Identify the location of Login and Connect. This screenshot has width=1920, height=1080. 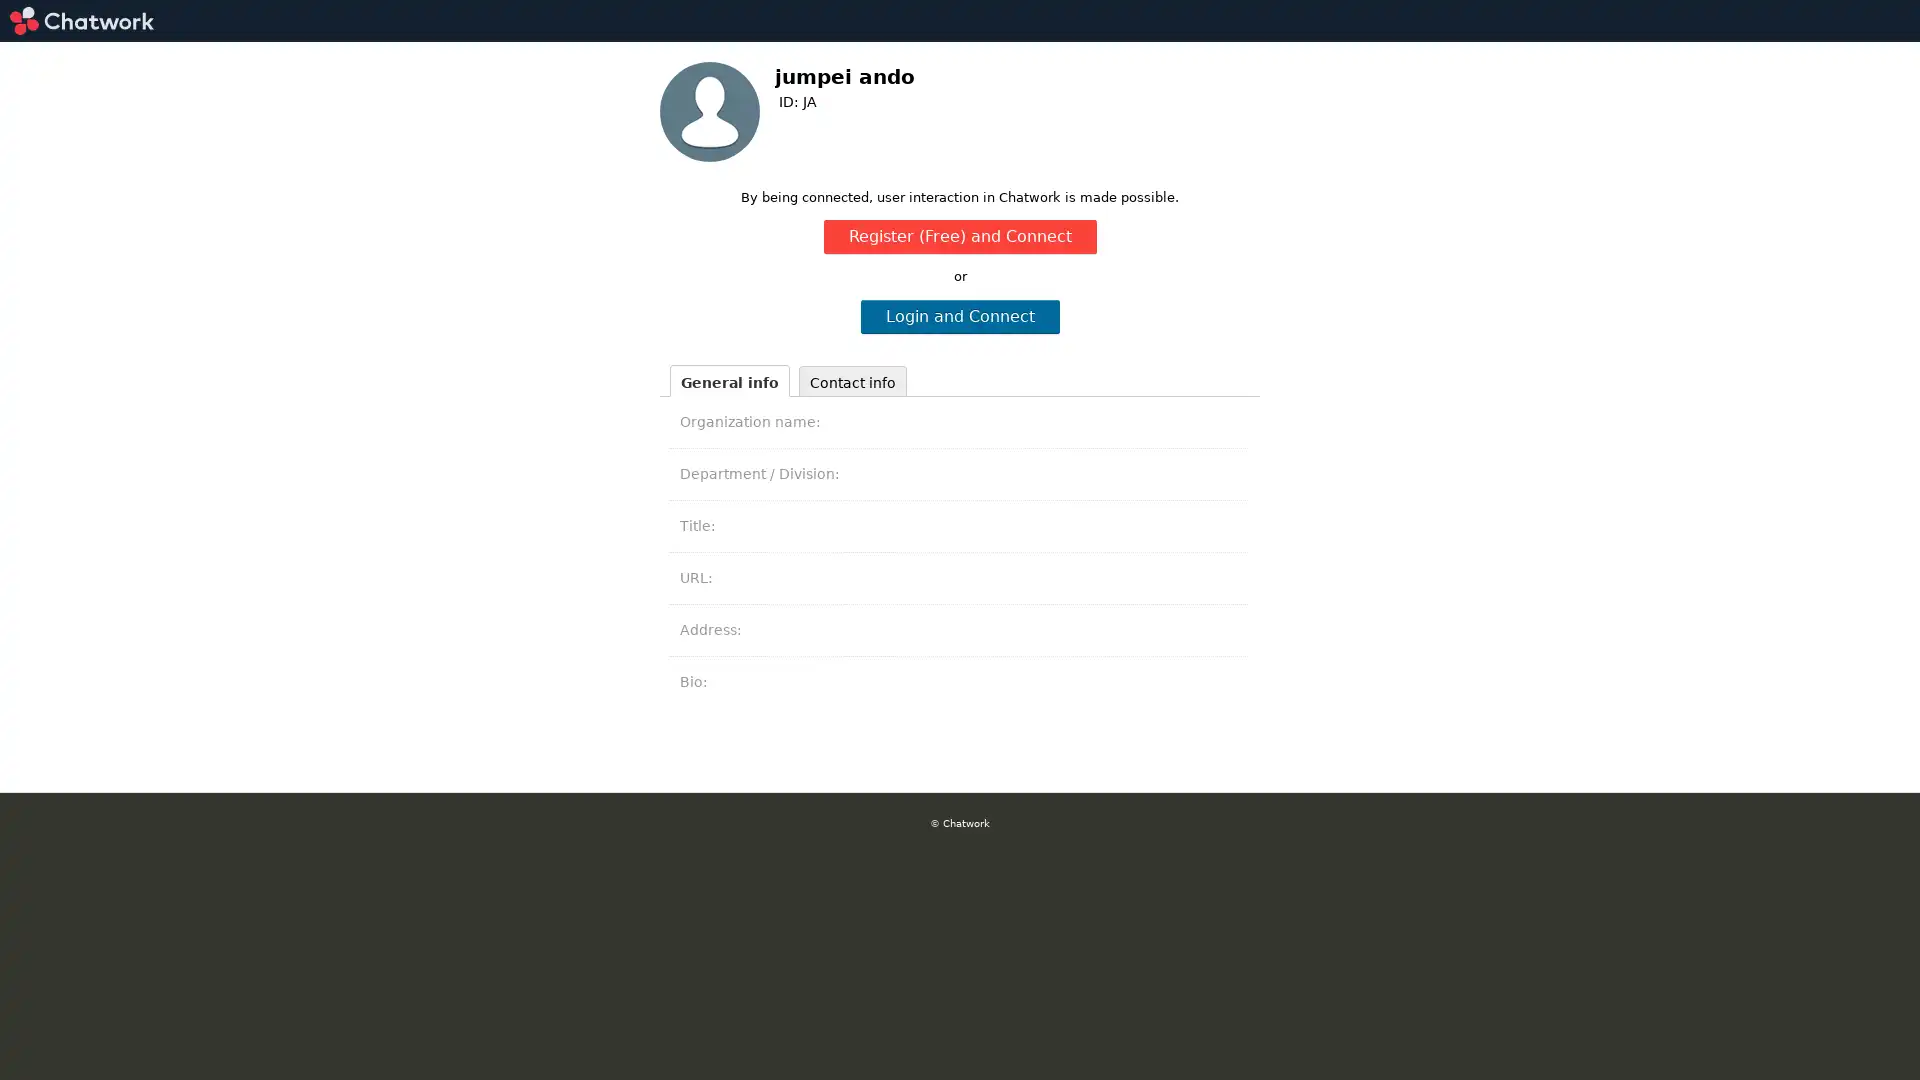
(958, 315).